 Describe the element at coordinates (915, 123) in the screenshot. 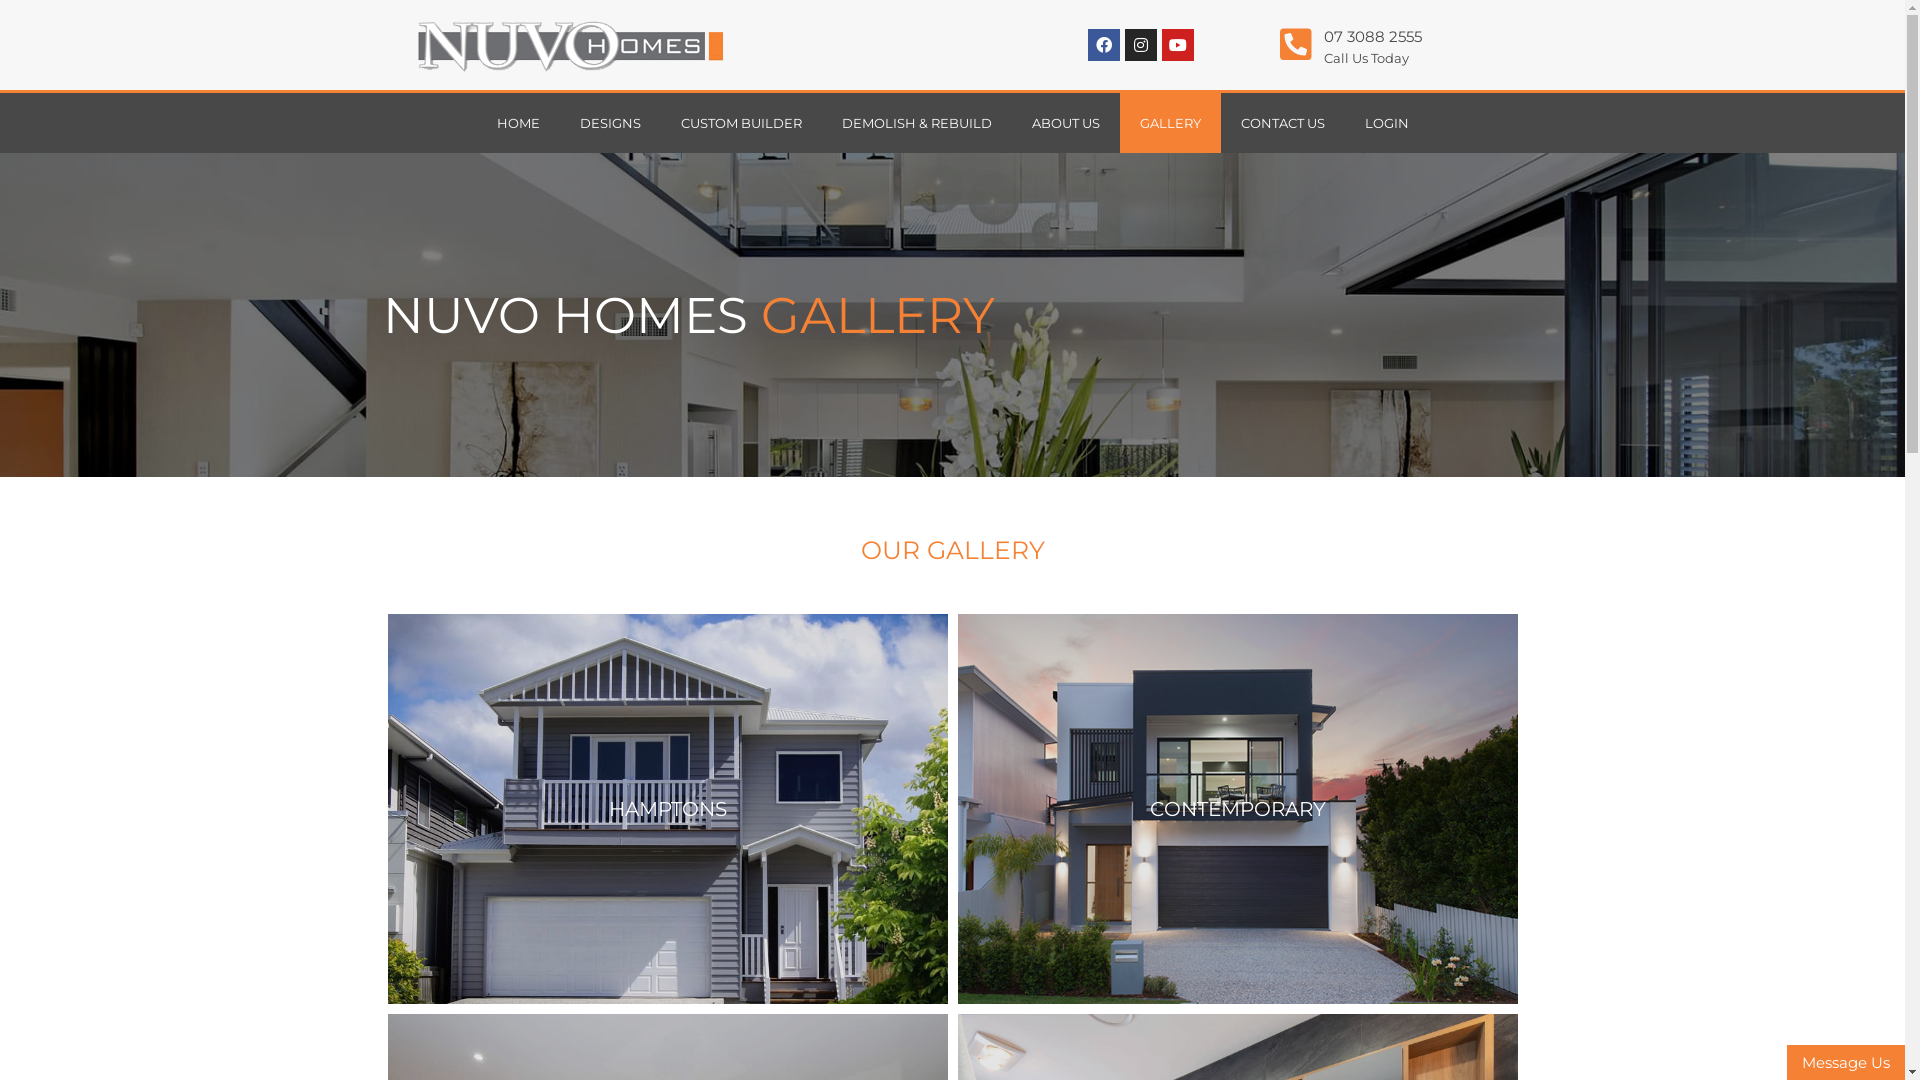

I see `'DEMOLISH & REBUILD'` at that location.